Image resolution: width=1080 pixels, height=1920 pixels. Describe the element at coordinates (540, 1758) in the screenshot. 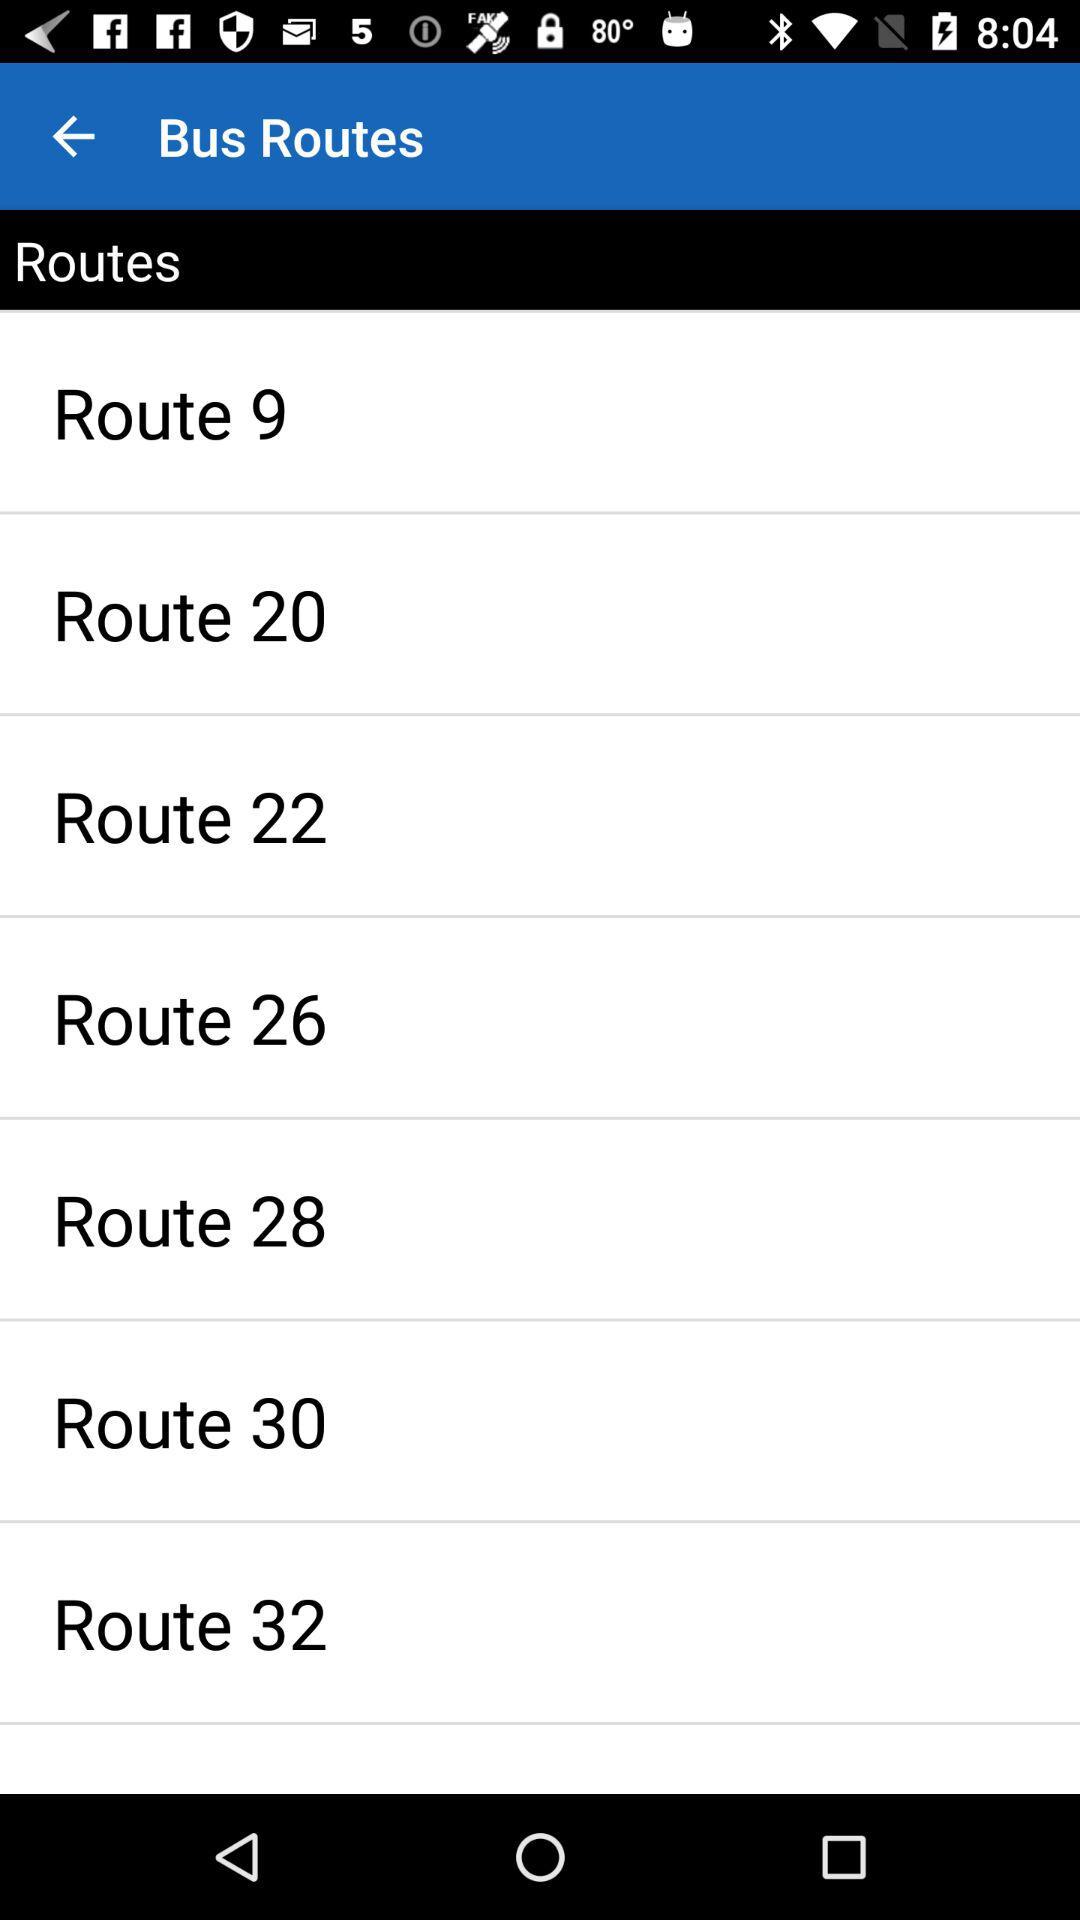

I see `item below the route 32 item` at that location.